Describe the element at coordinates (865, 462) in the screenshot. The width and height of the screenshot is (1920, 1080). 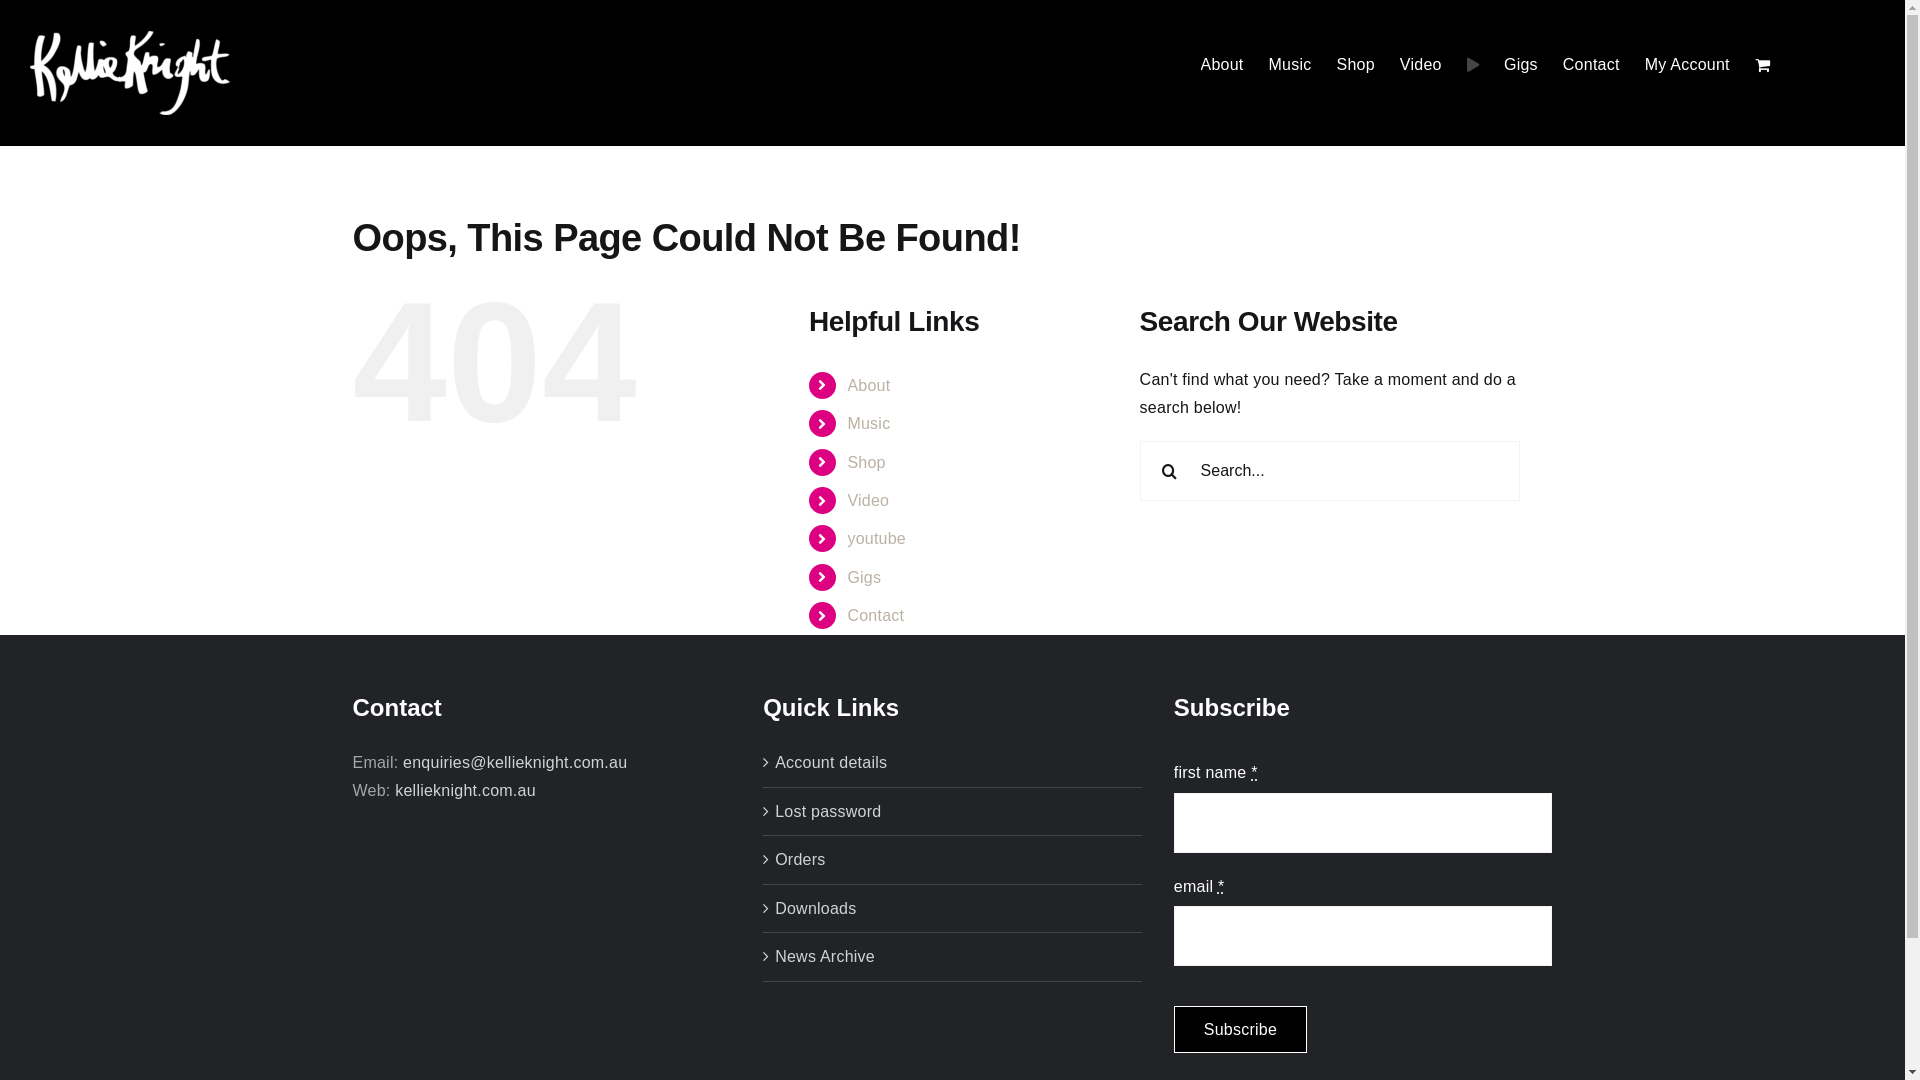
I see `'Shop'` at that location.